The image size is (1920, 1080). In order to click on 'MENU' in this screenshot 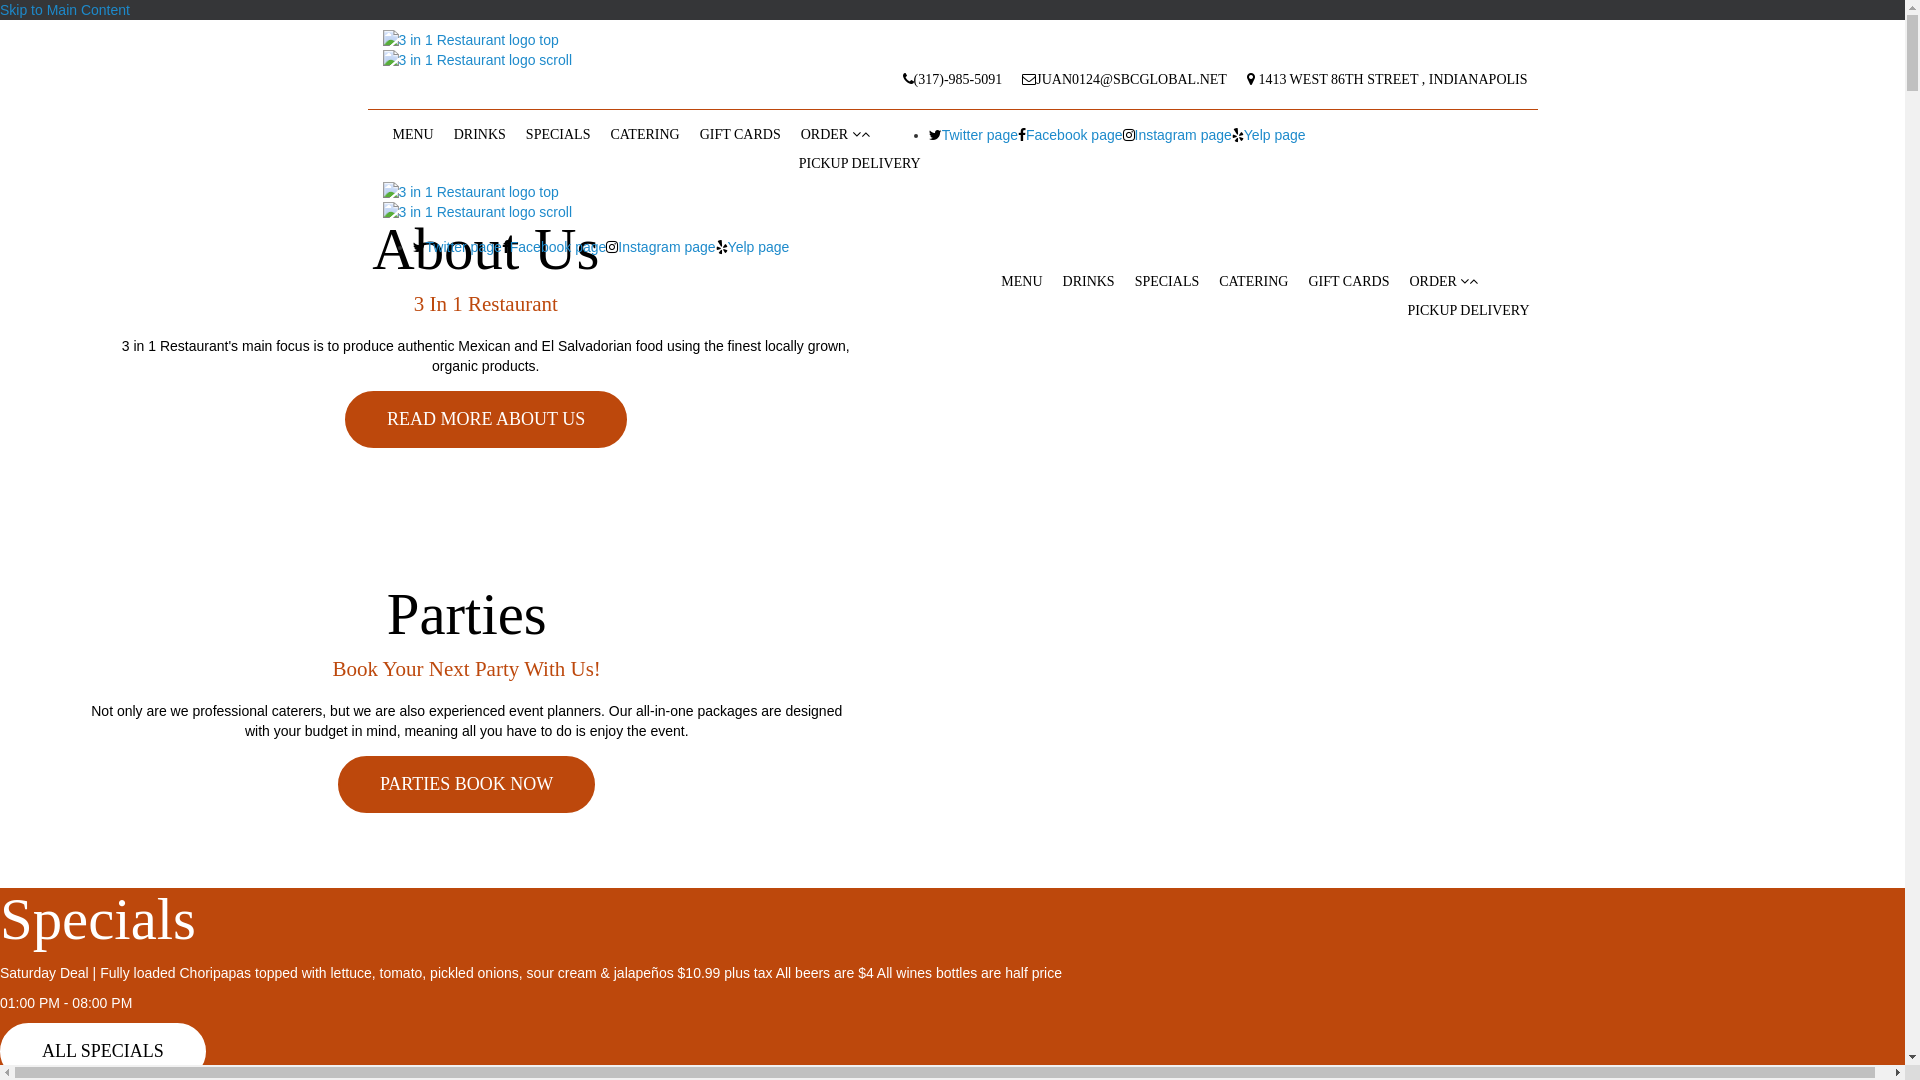, I will do `click(382, 135)`.